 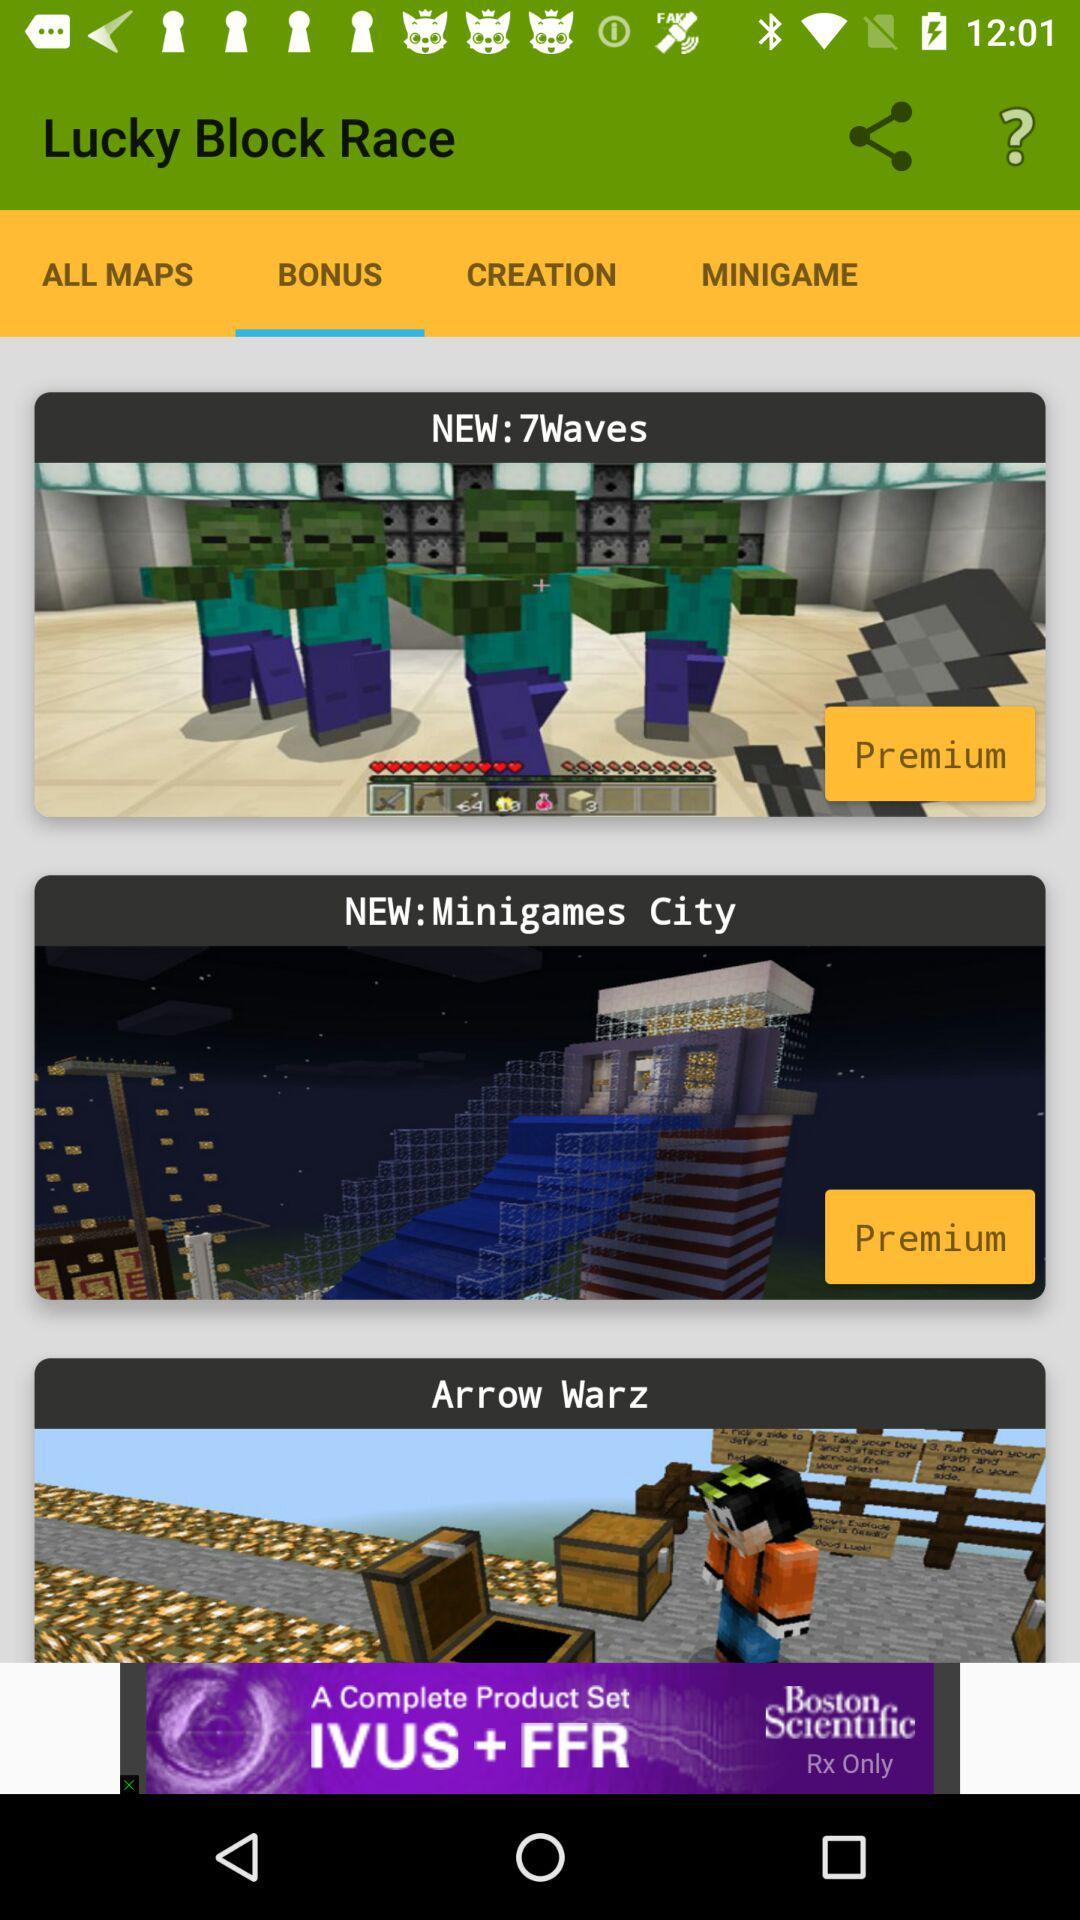 I want to click on minigames city, so click(x=540, y=1122).